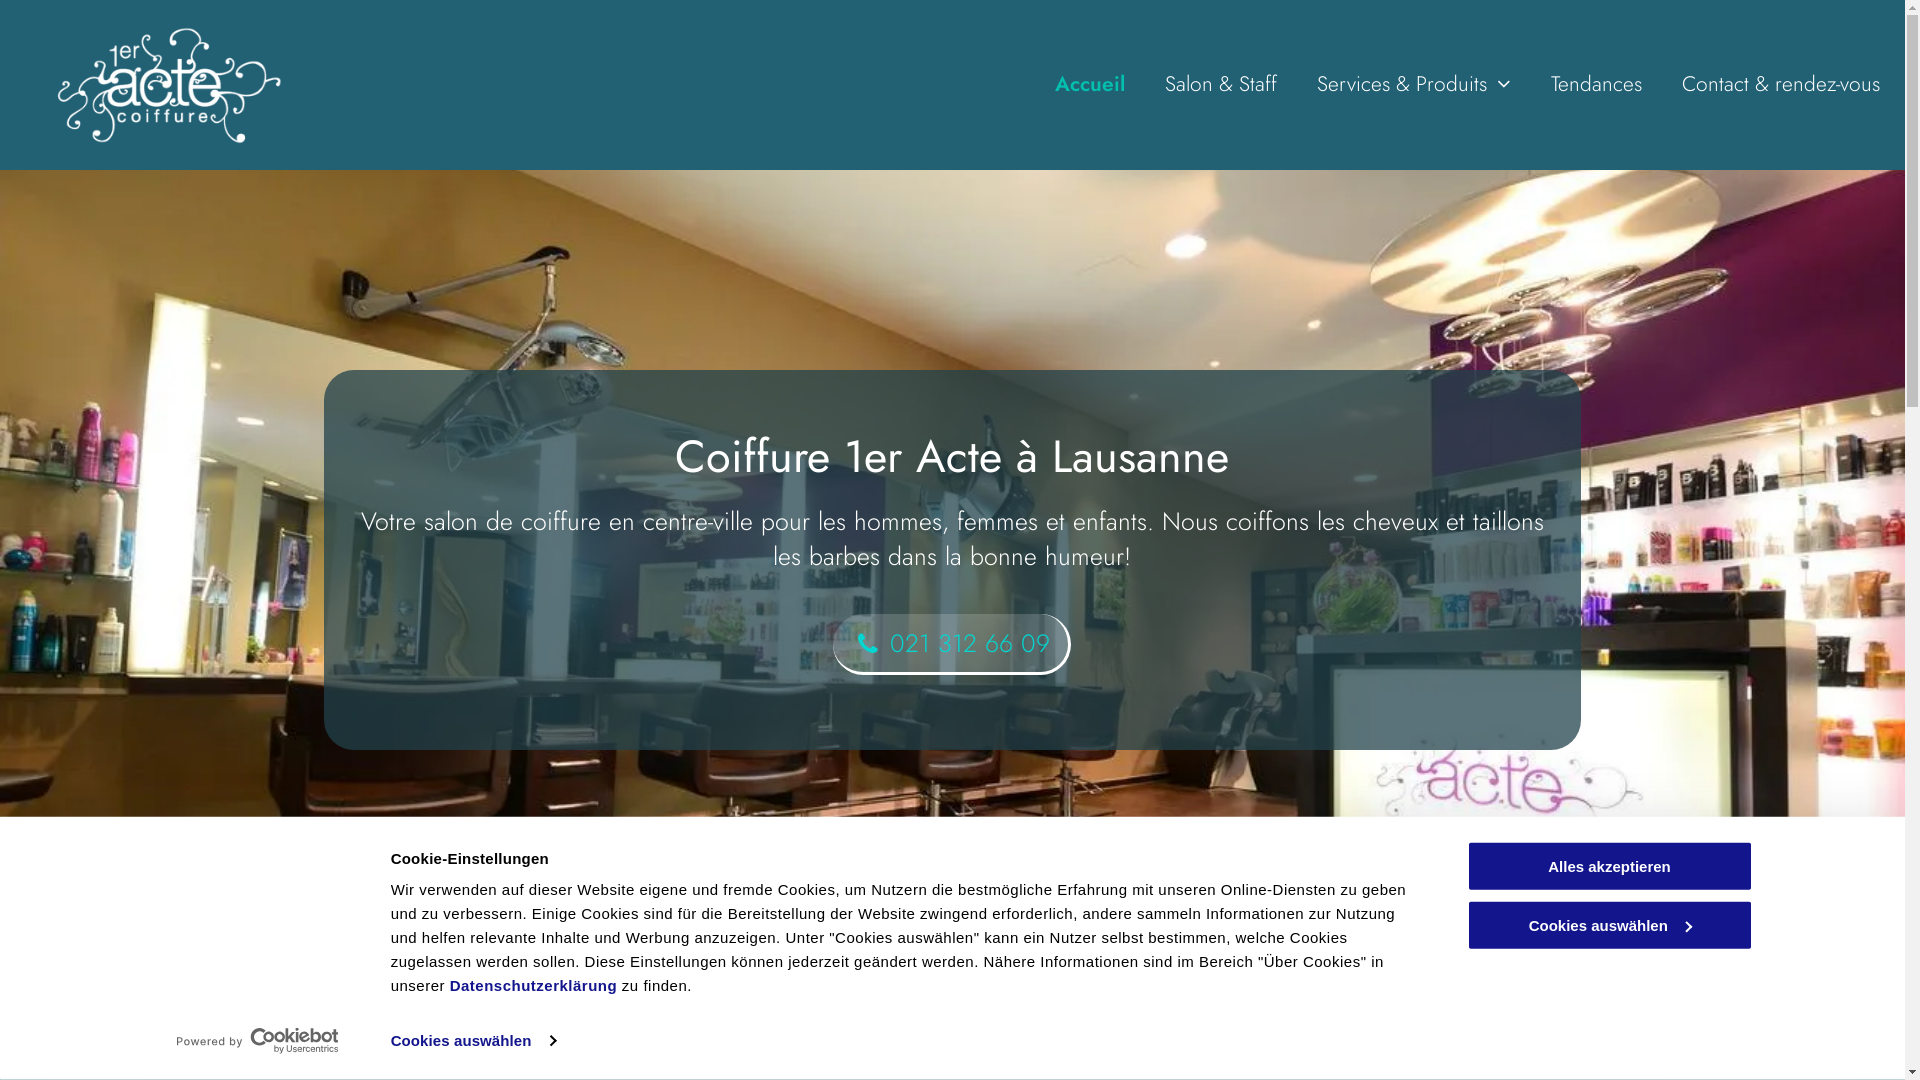  I want to click on 'Tendances', so click(1595, 83).